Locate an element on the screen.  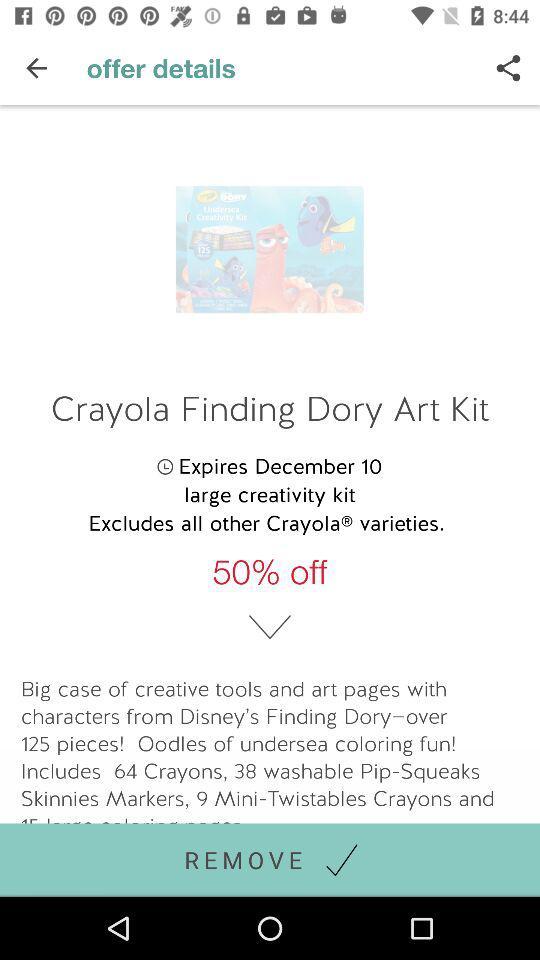
item at the top right corner is located at coordinates (508, 68).